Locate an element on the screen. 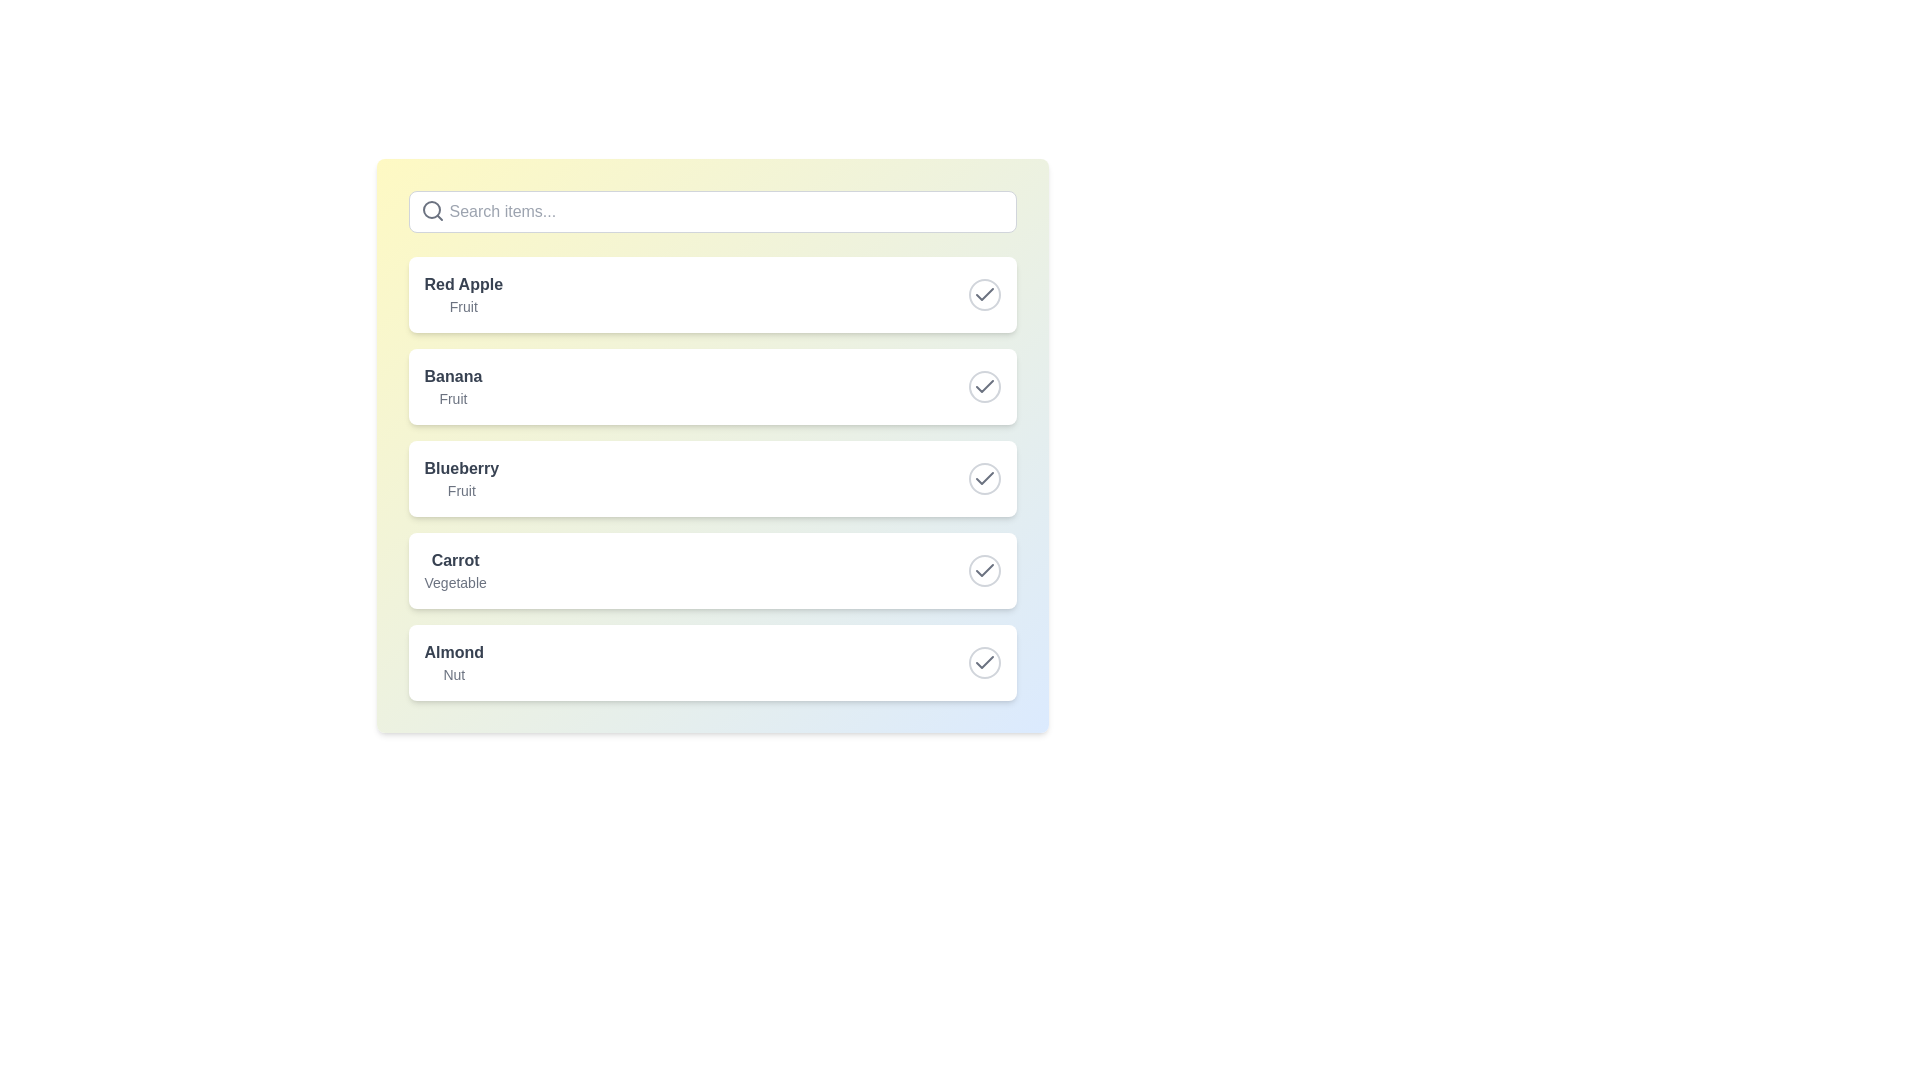  the static text label that displays the word 'Fruit', which is positioned directly beneath the label 'Banana' in a list-like structure is located at coordinates (452, 398).